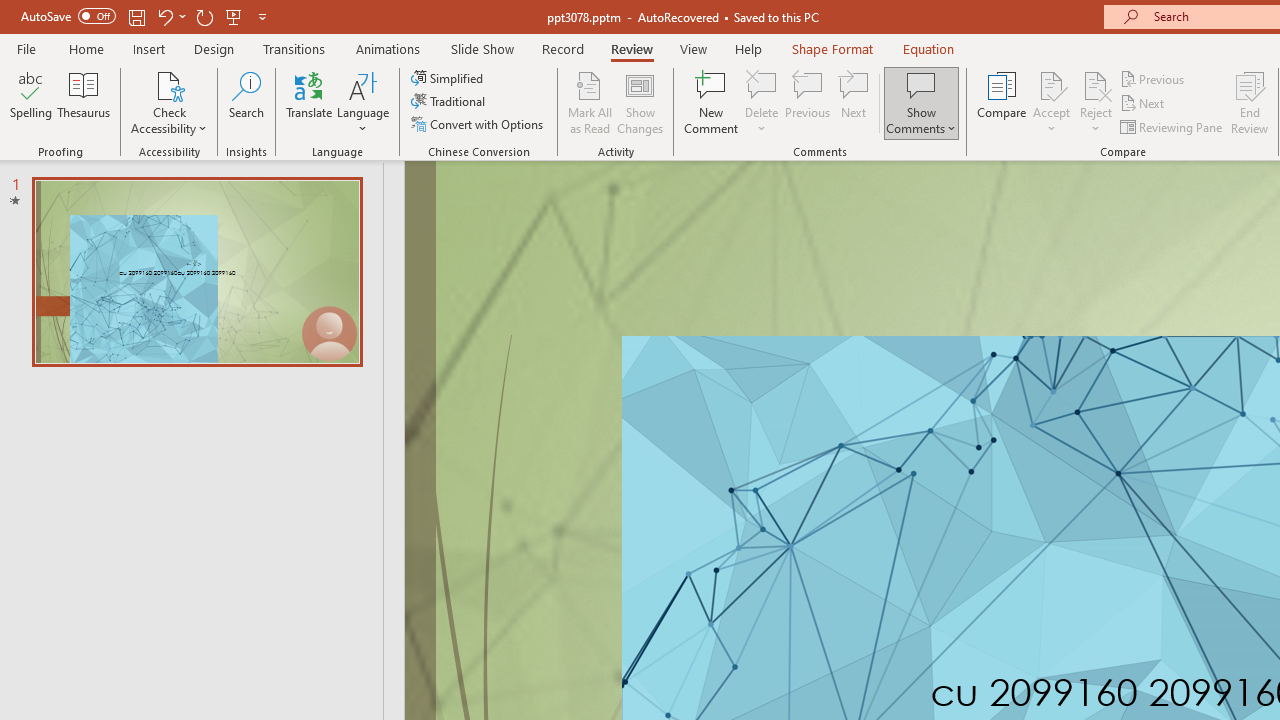  I want to click on 'Accept', so click(1050, 103).